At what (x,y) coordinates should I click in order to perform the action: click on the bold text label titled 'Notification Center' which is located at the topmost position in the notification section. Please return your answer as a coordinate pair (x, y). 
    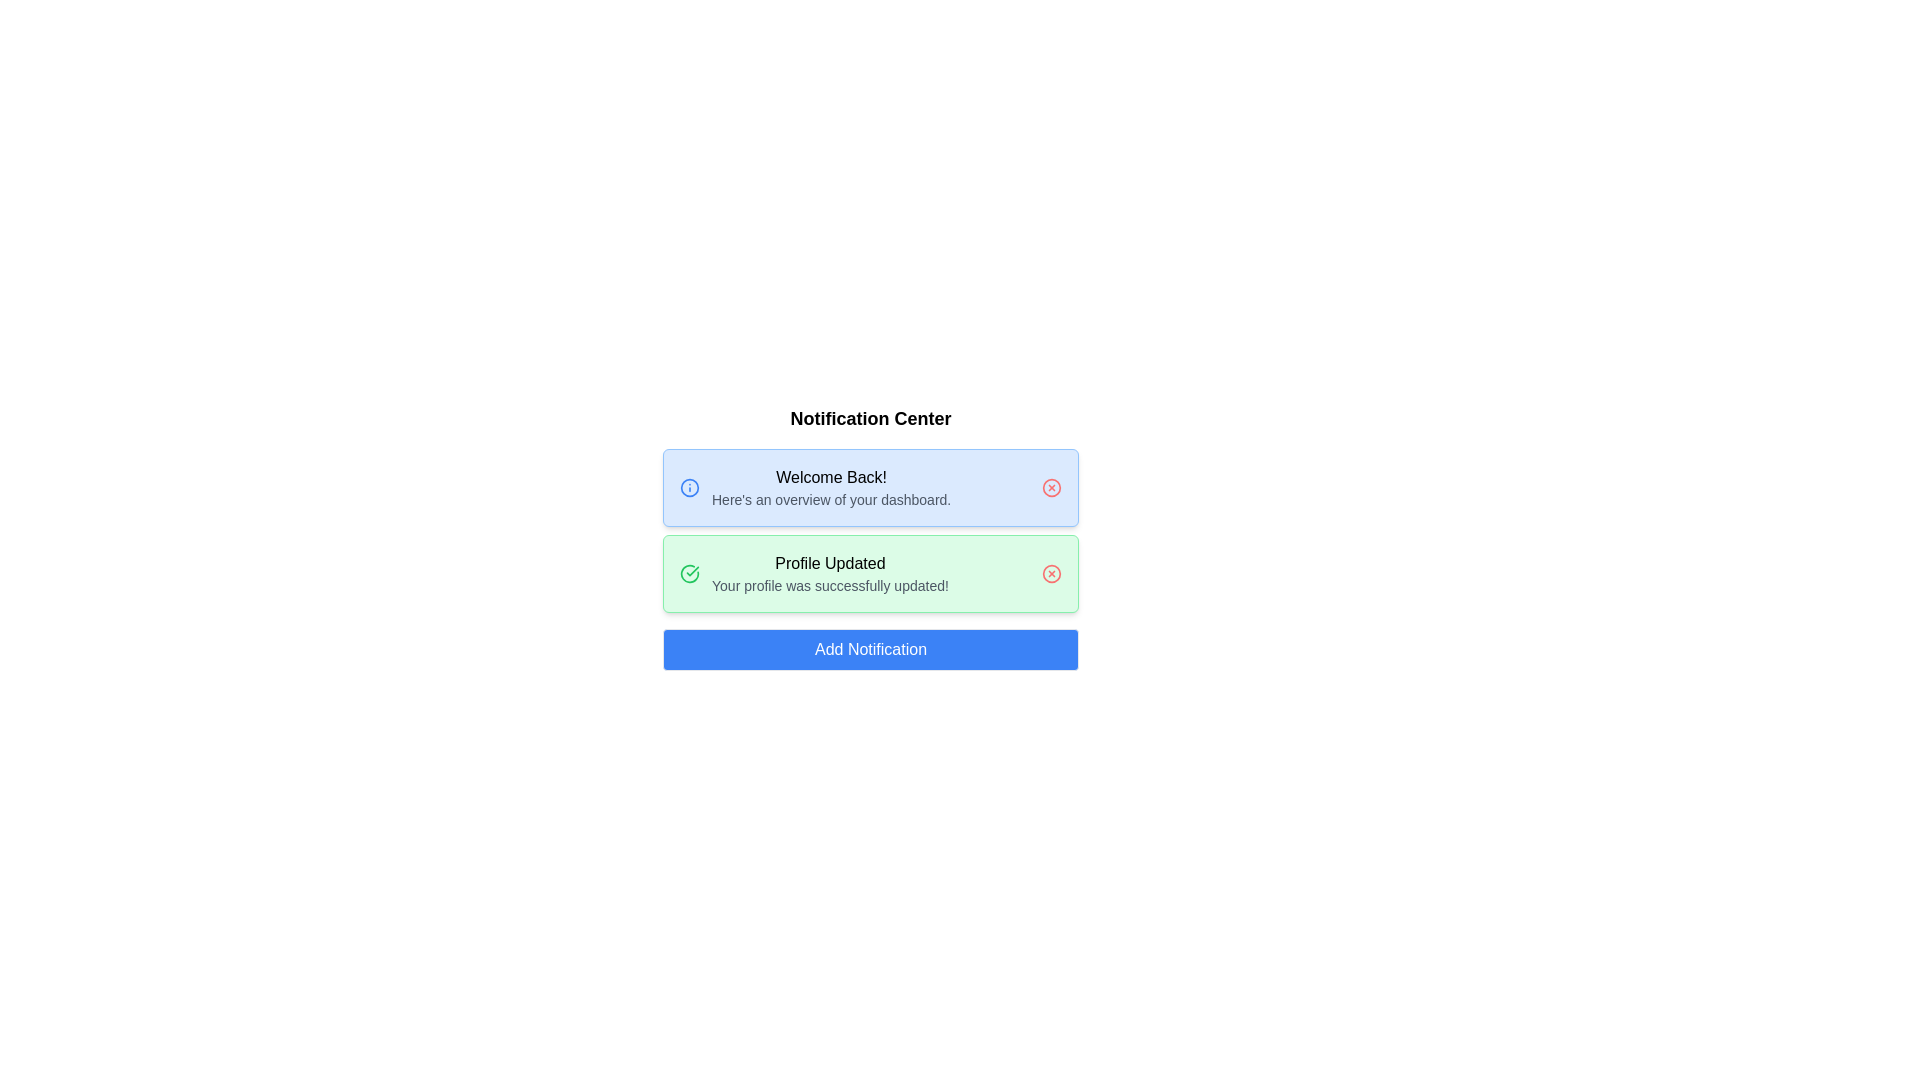
    Looking at the image, I should click on (870, 418).